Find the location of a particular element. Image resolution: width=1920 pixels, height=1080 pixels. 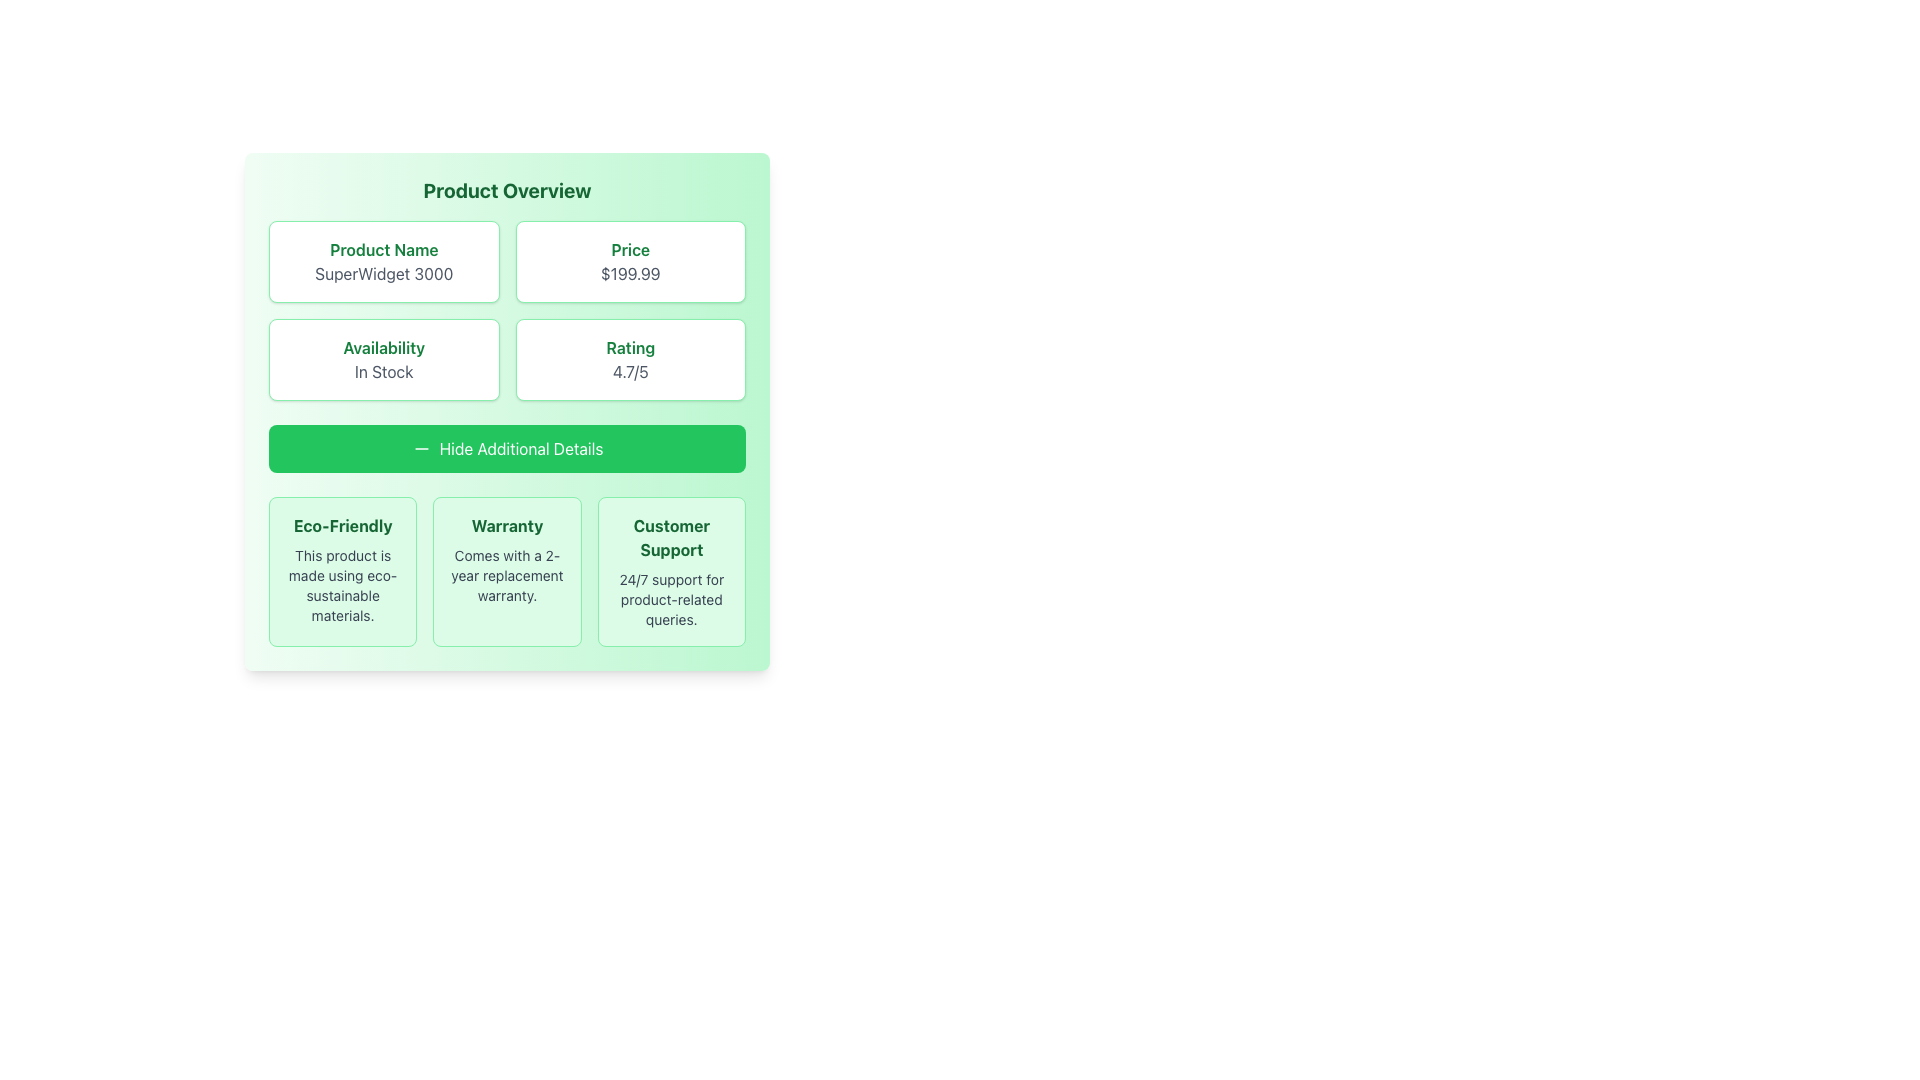

the green rectangular button labeled 'Hide Additional Details' located below the product details grid in the 'Product Overview' section to hide additional information is located at coordinates (507, 447).